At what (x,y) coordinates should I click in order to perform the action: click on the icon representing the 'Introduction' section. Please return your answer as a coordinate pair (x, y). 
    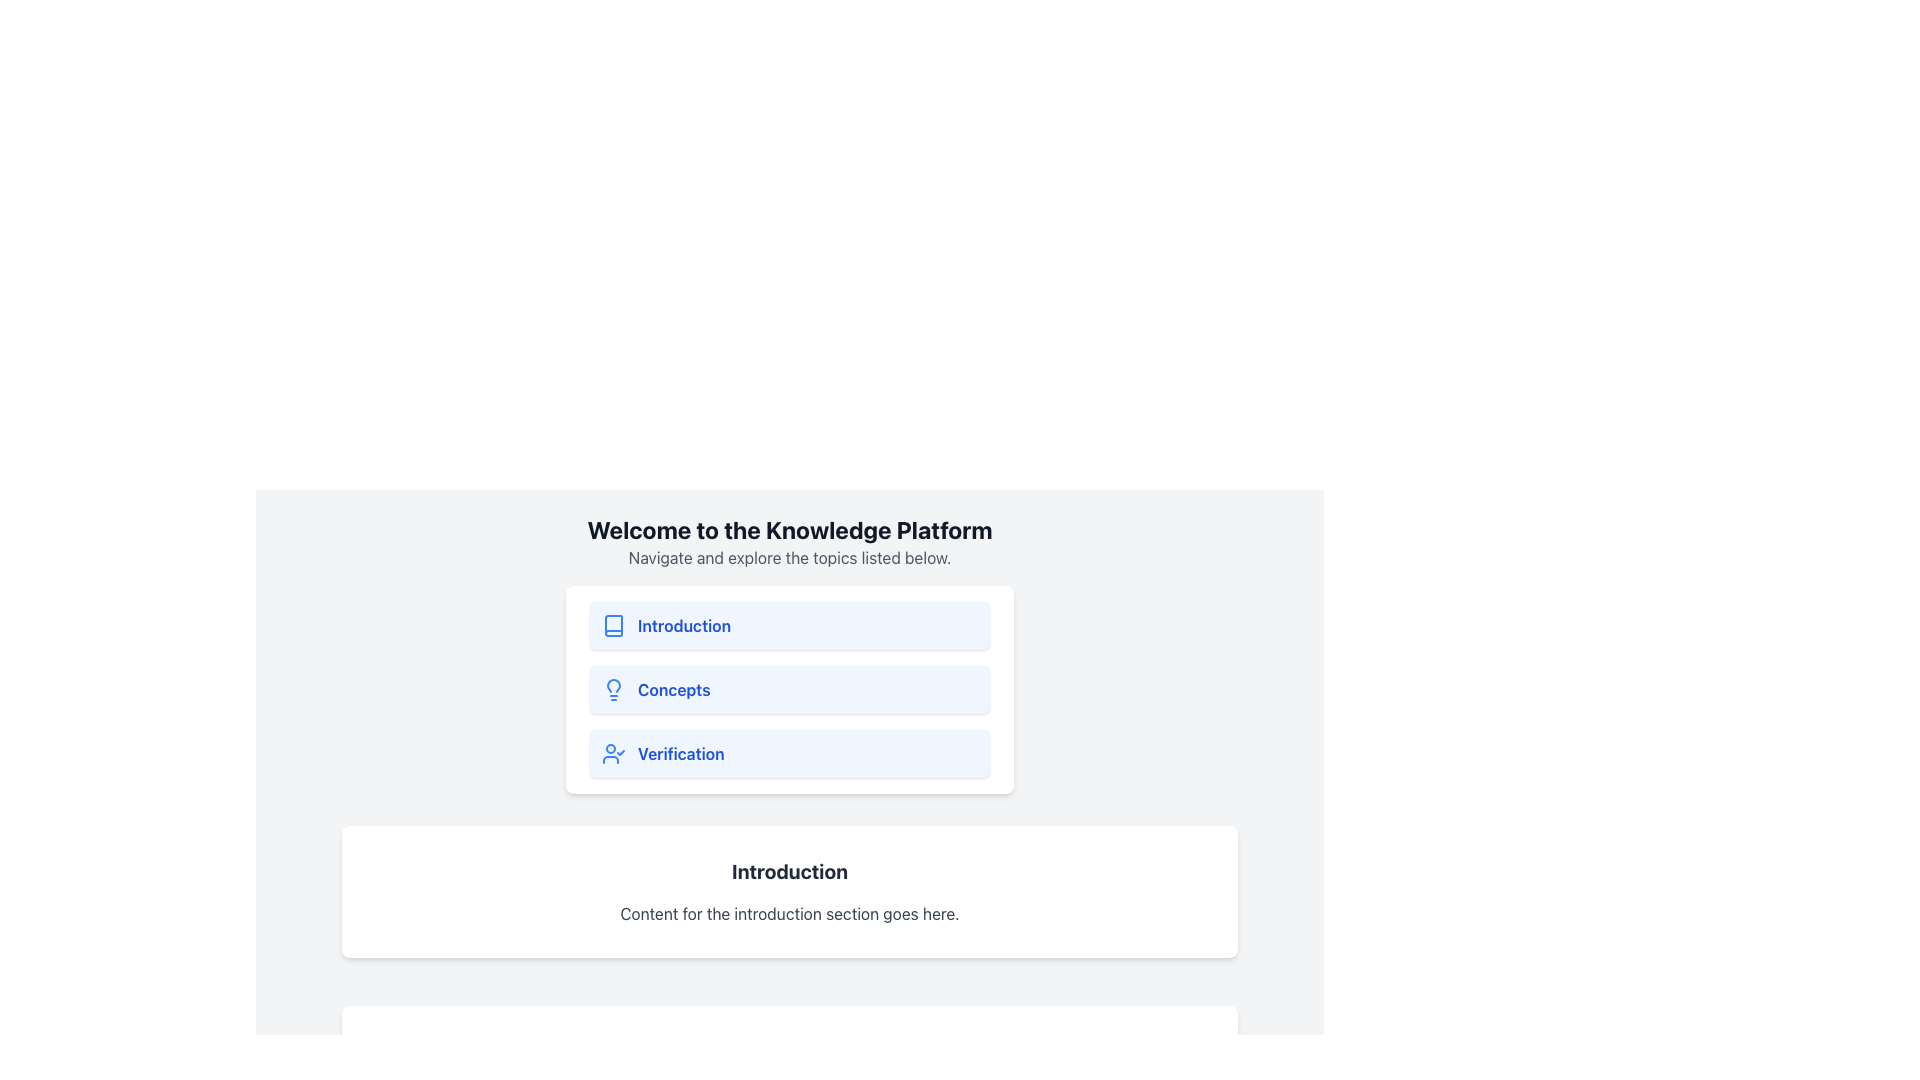
    Looking at the image, I should click on (613, 624).